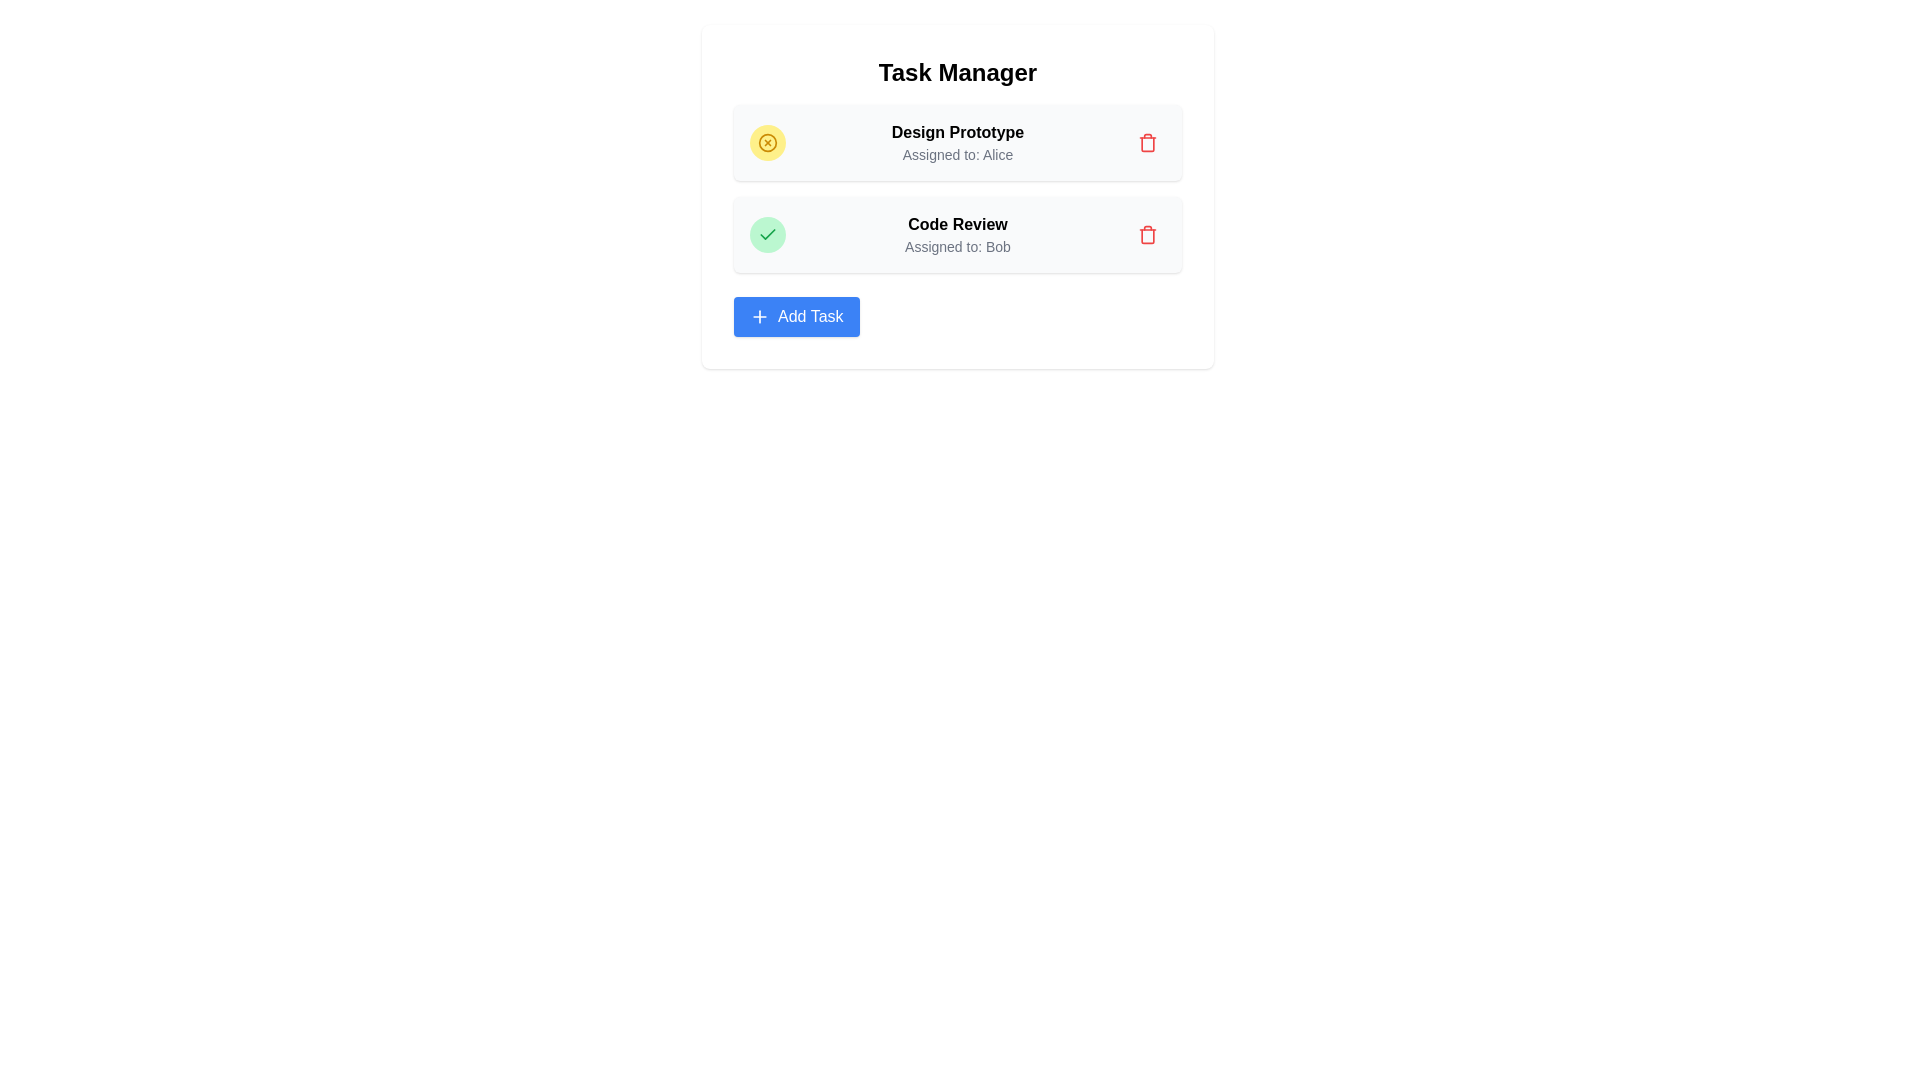 This screenshot has width=1920, height=1080. What do you see at coordinates (767, 141) in the screenshot?
I see `the Status Icon located on the left side of the 'Design Prototype' item row in the task list` at bounding box center [767, 141].